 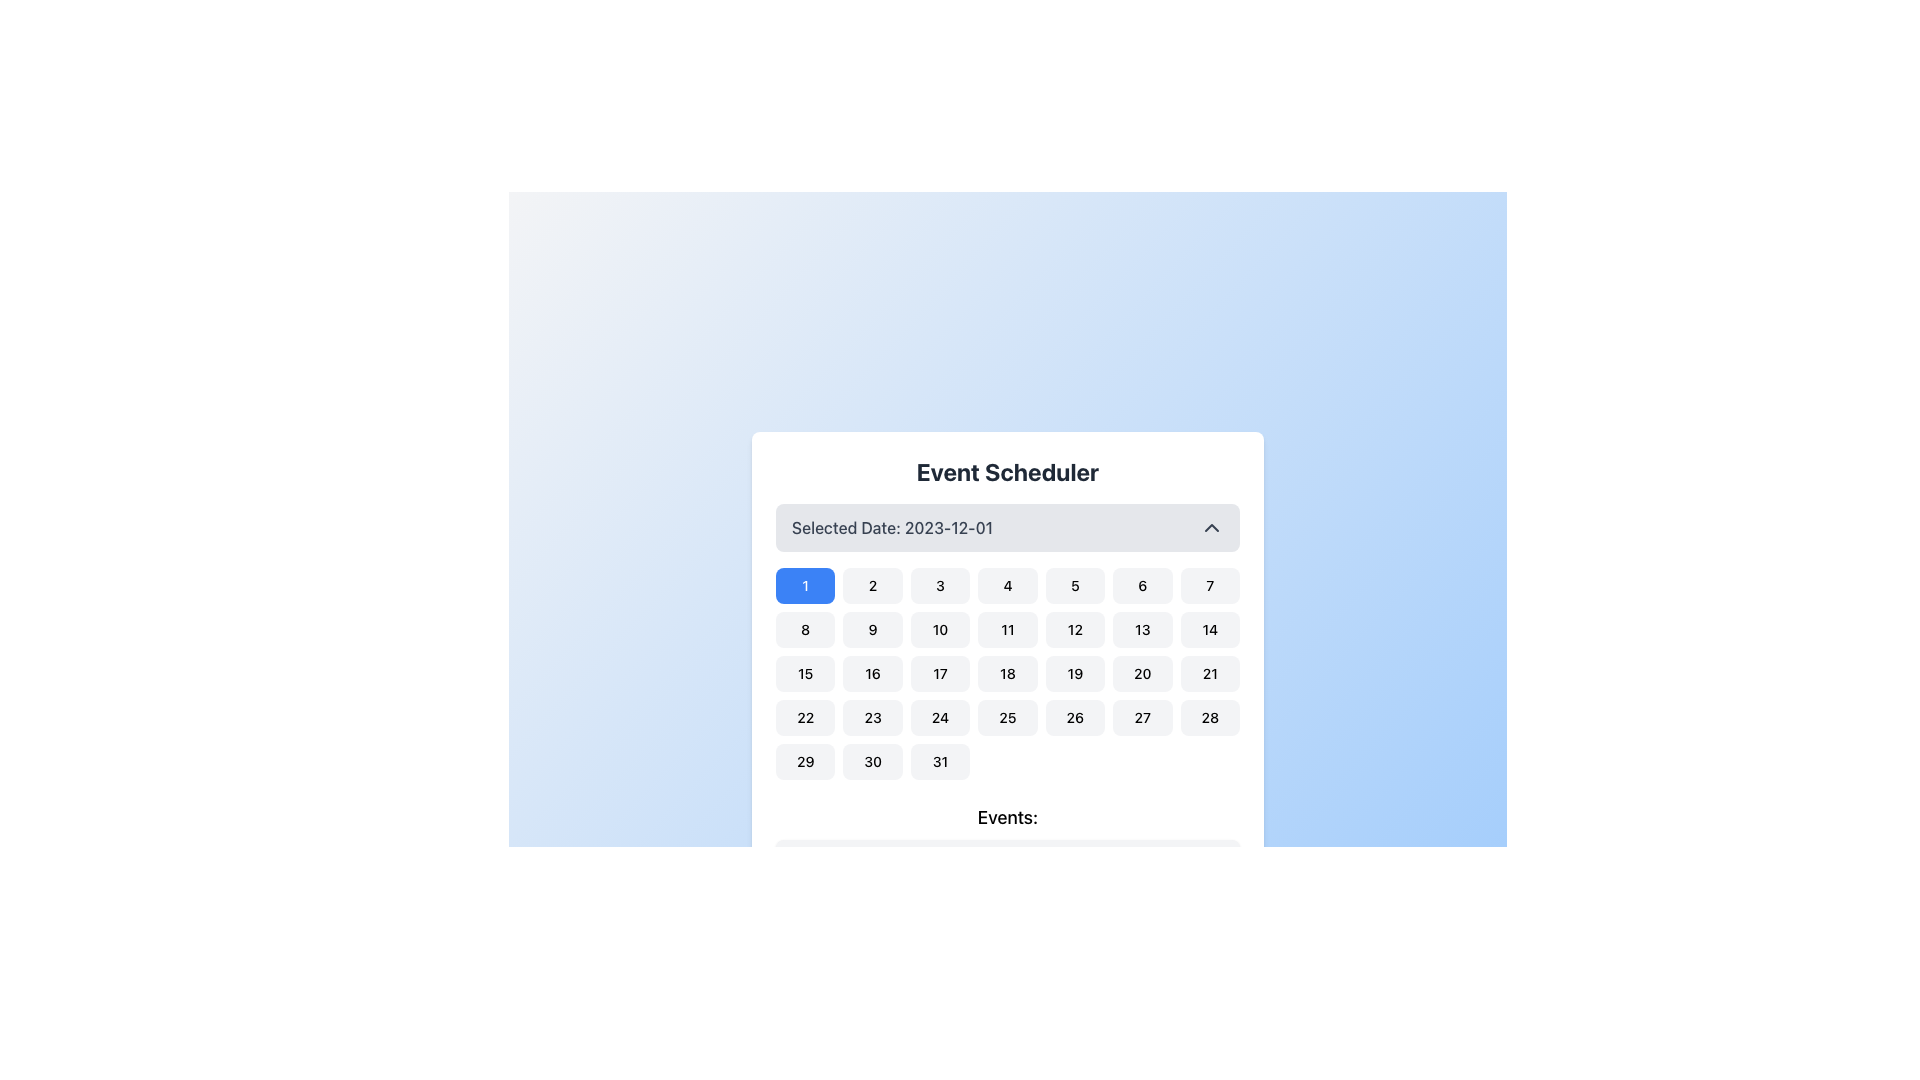 I want to click on the upward-pointing chevron icon on the right side of the selector bar labeled 'Selected Date: 2023-12-01', so click(x=1210, y=527).